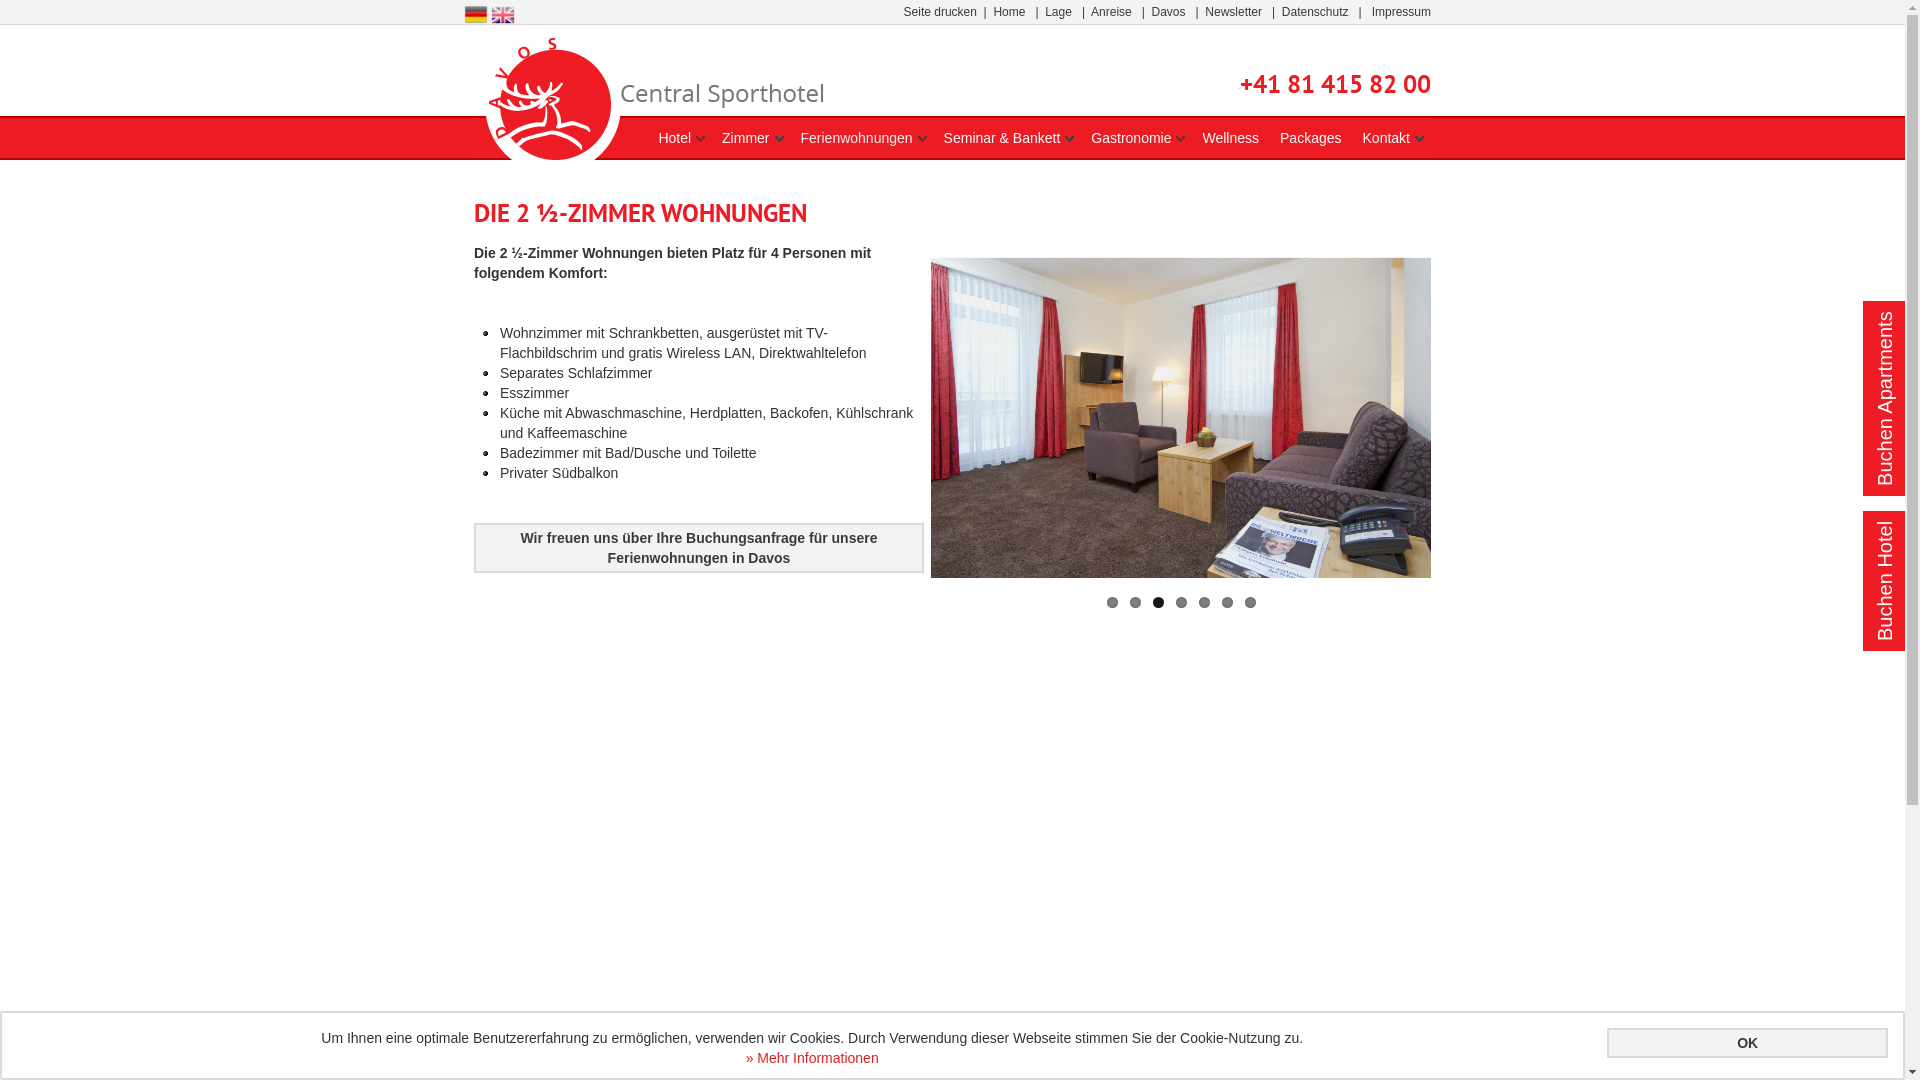 The height and width of the screenshot is (1080, 1920). I want to click on 'En', so click(503, 12).